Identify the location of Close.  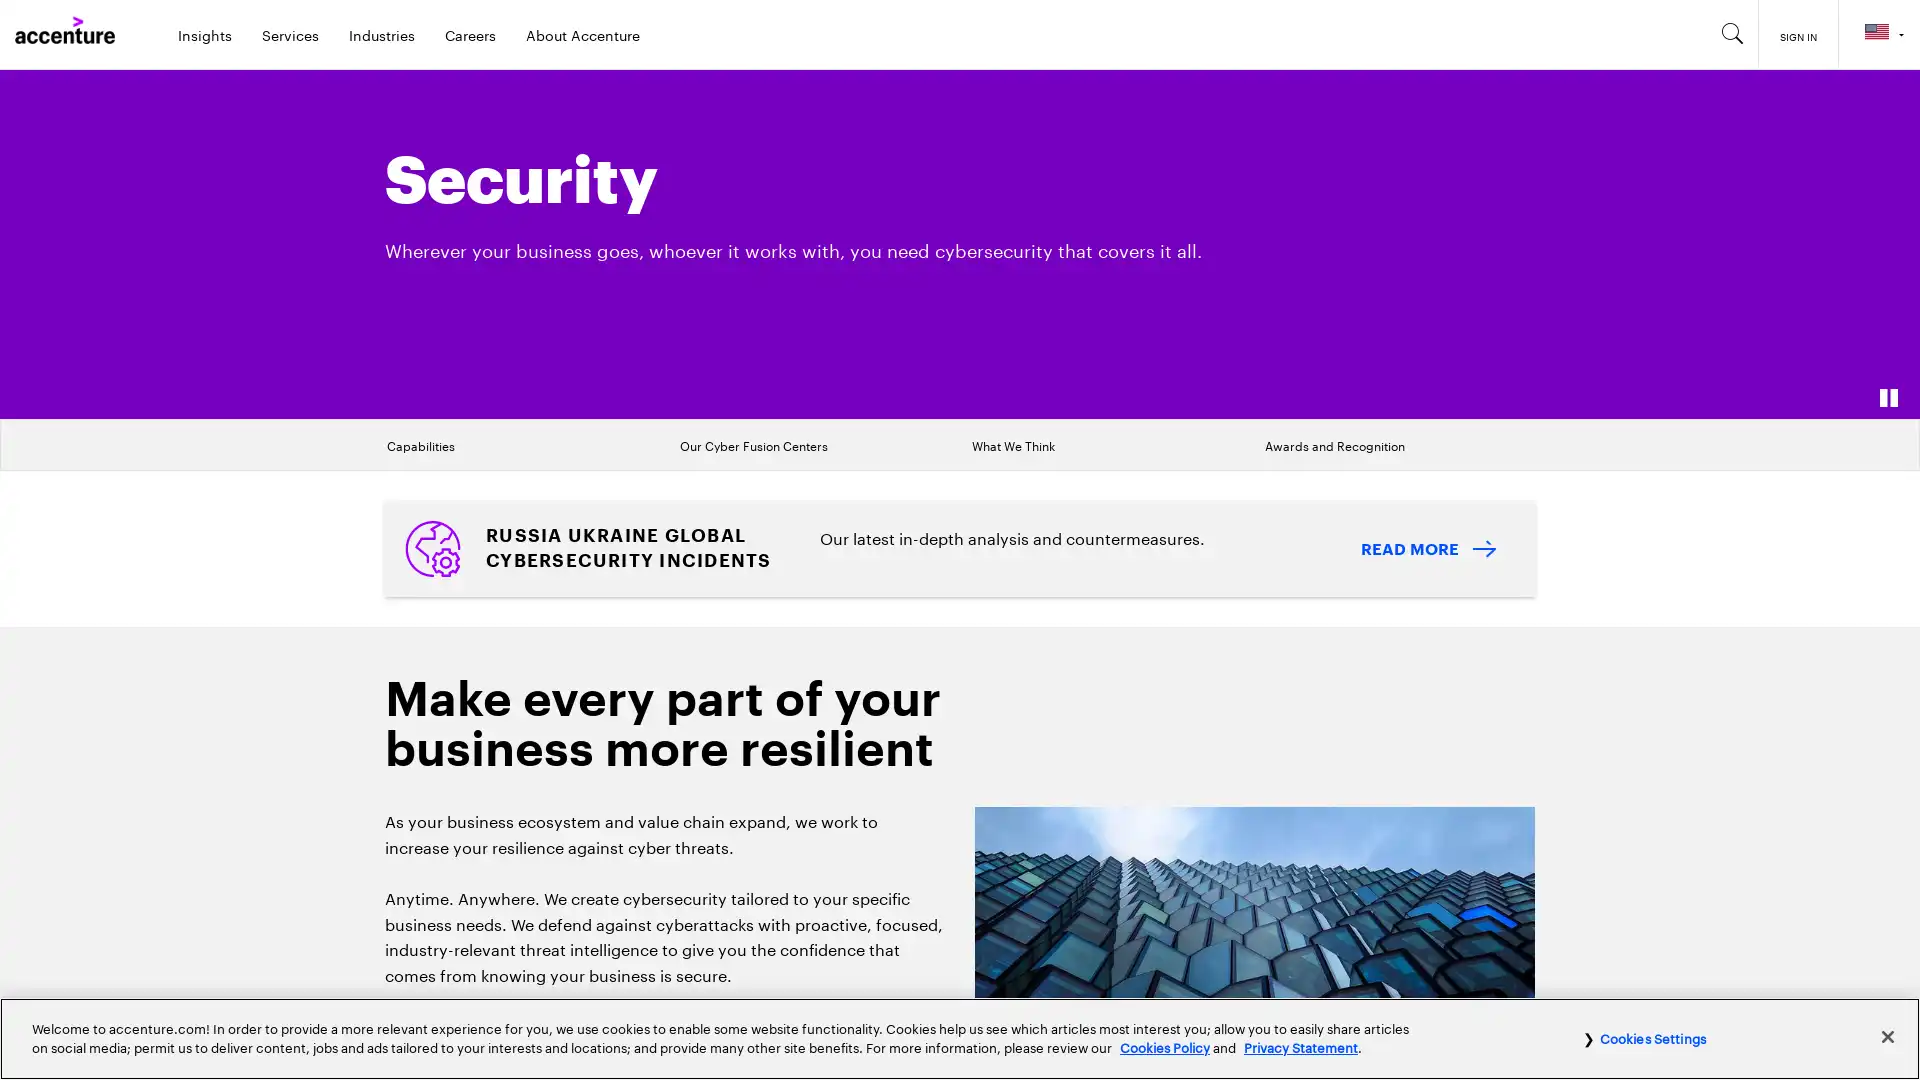
(1886, 1035).